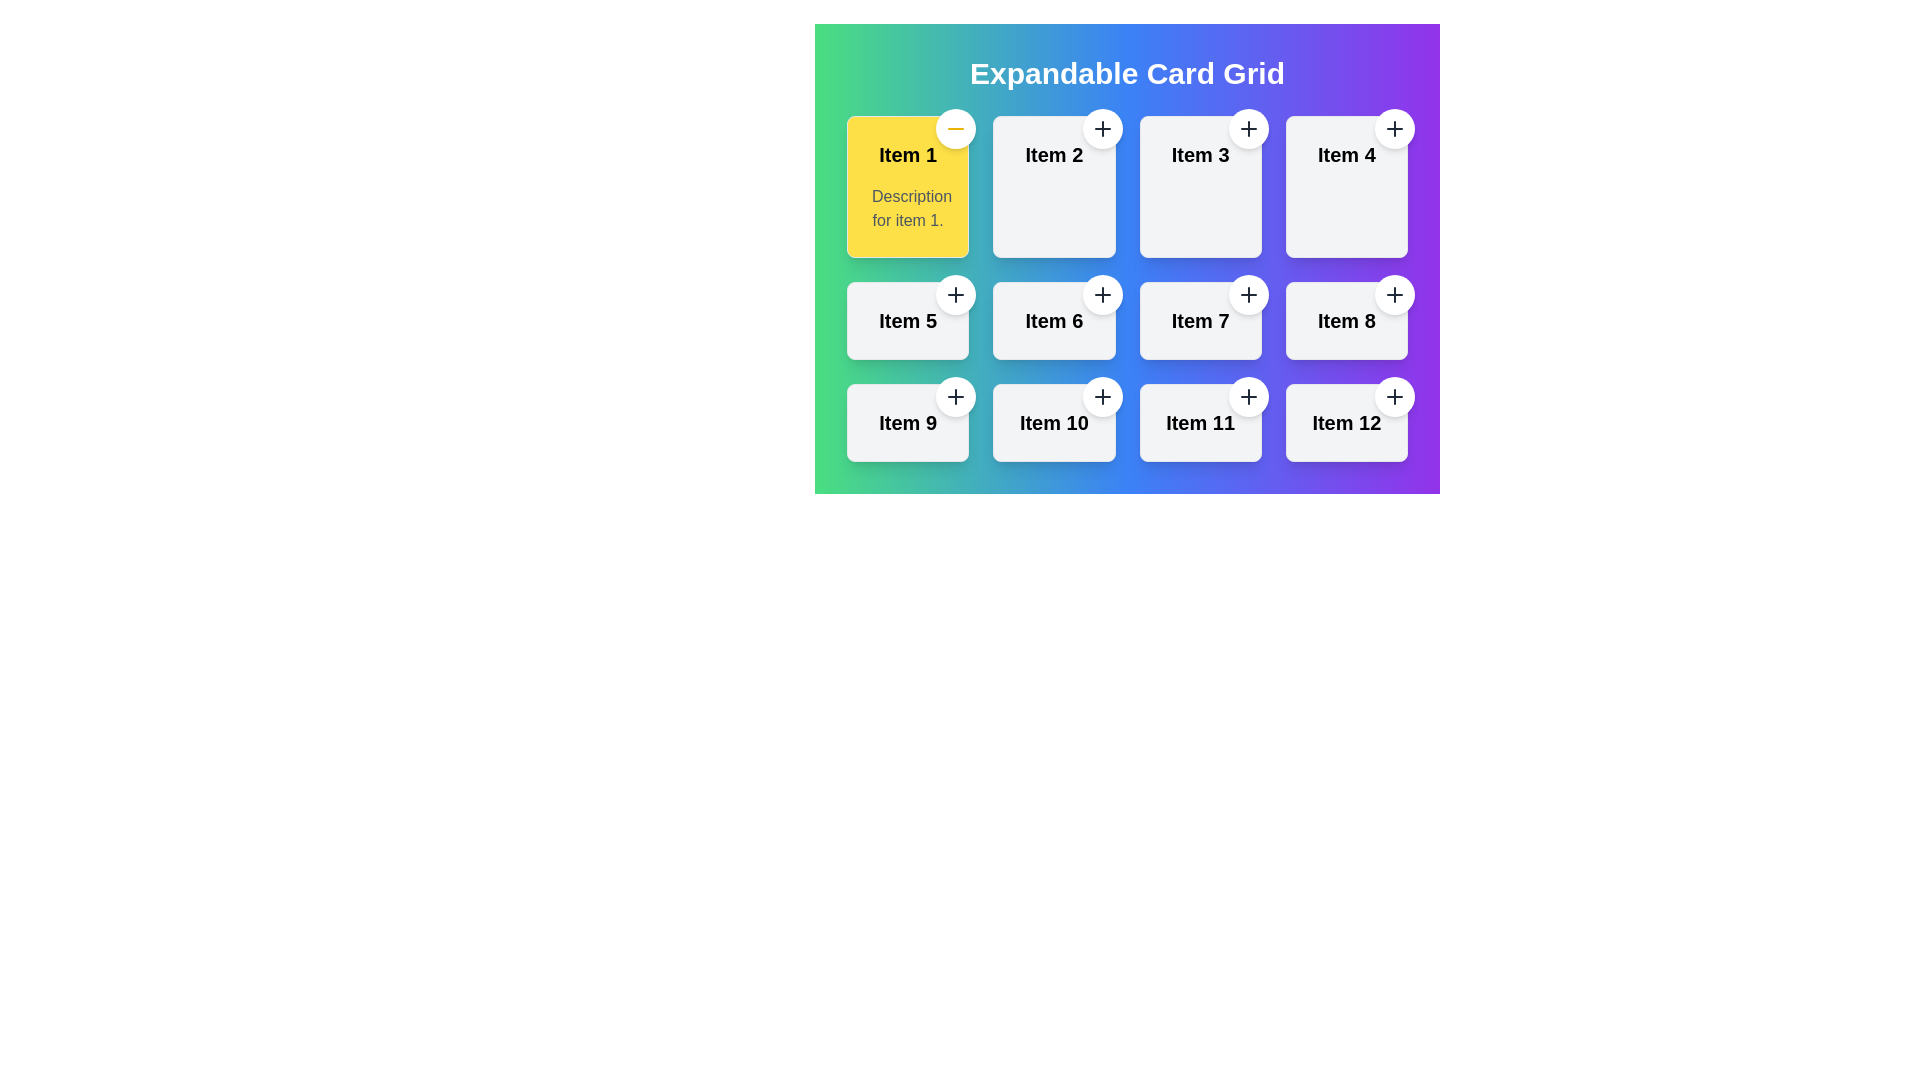 Image resolution: width=1920 pixels, height=1080 pixels. Describe the element at coordinates (1394, 128) in the screenshot. I see `the add button located in the top-right corner of the 'Item 4' card` at that location.